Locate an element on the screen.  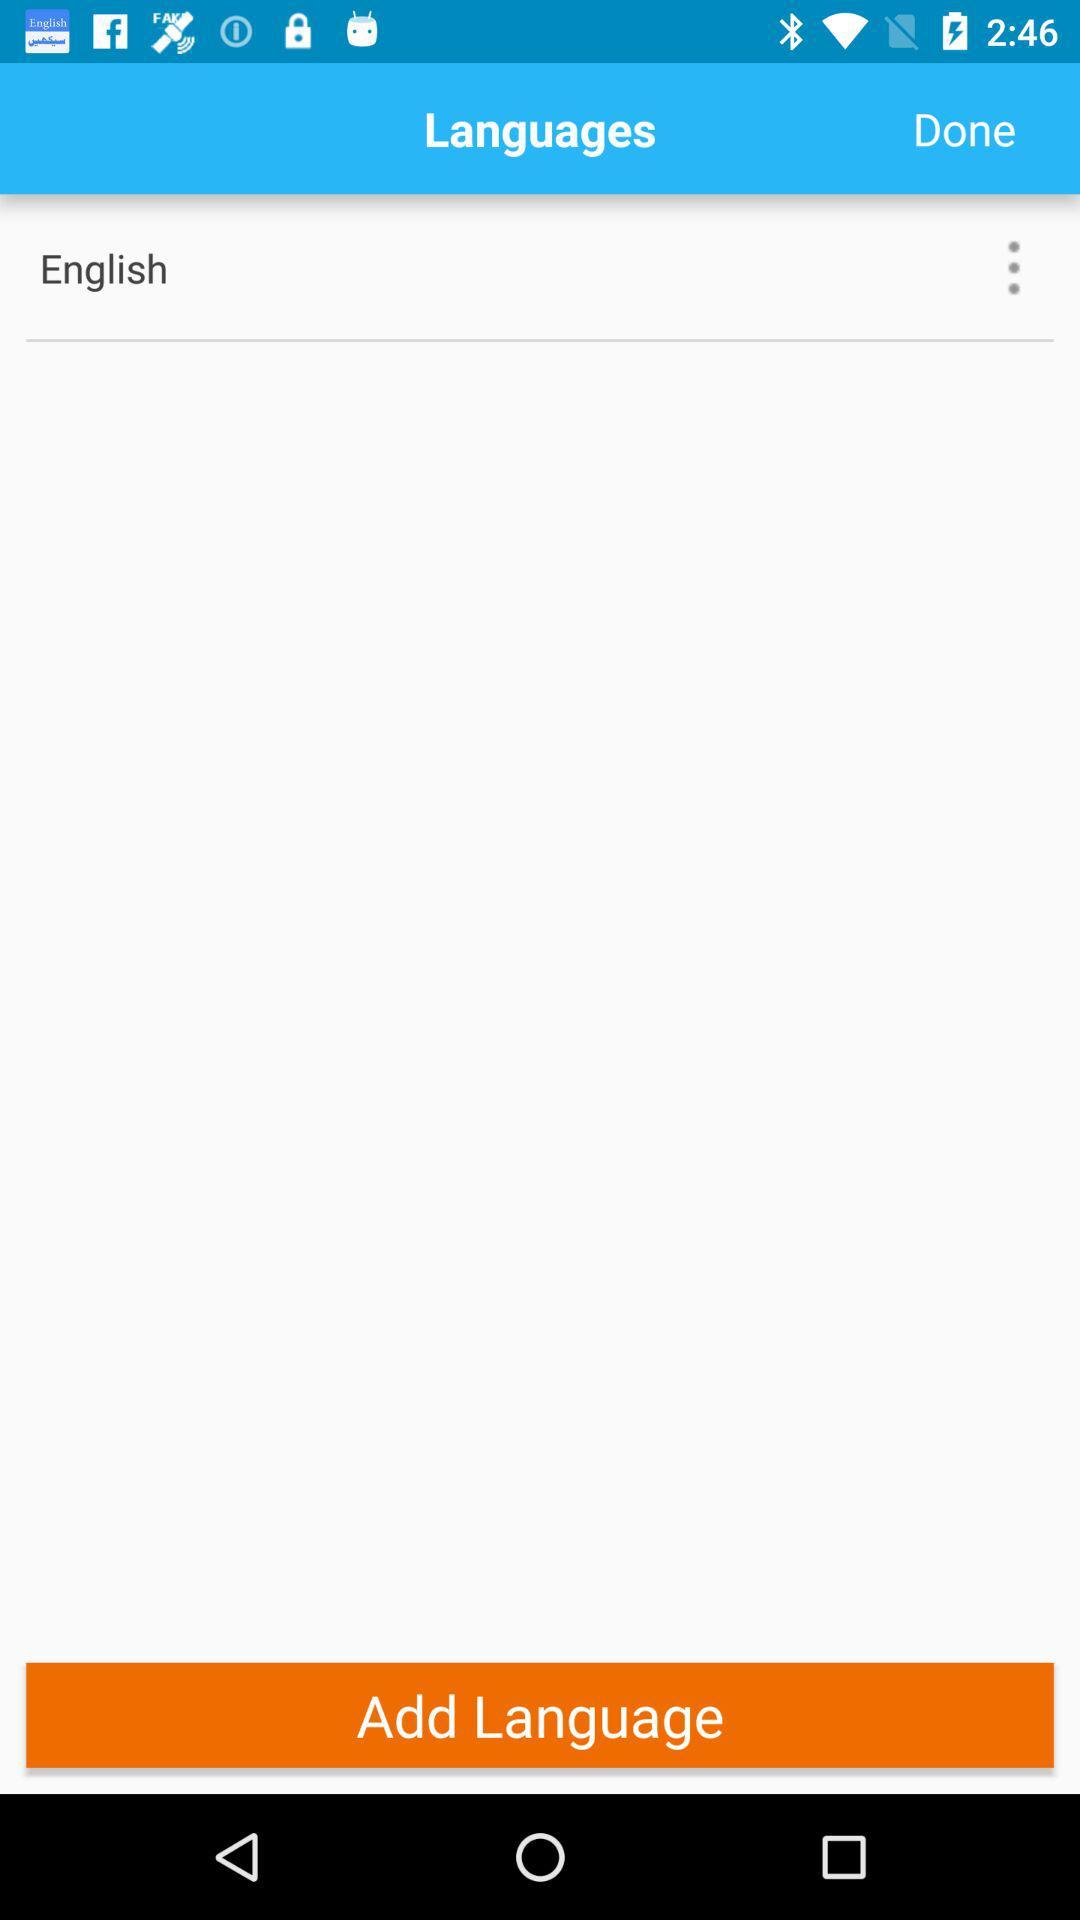
app to the right of the languages is located at coordinates (963, 127).